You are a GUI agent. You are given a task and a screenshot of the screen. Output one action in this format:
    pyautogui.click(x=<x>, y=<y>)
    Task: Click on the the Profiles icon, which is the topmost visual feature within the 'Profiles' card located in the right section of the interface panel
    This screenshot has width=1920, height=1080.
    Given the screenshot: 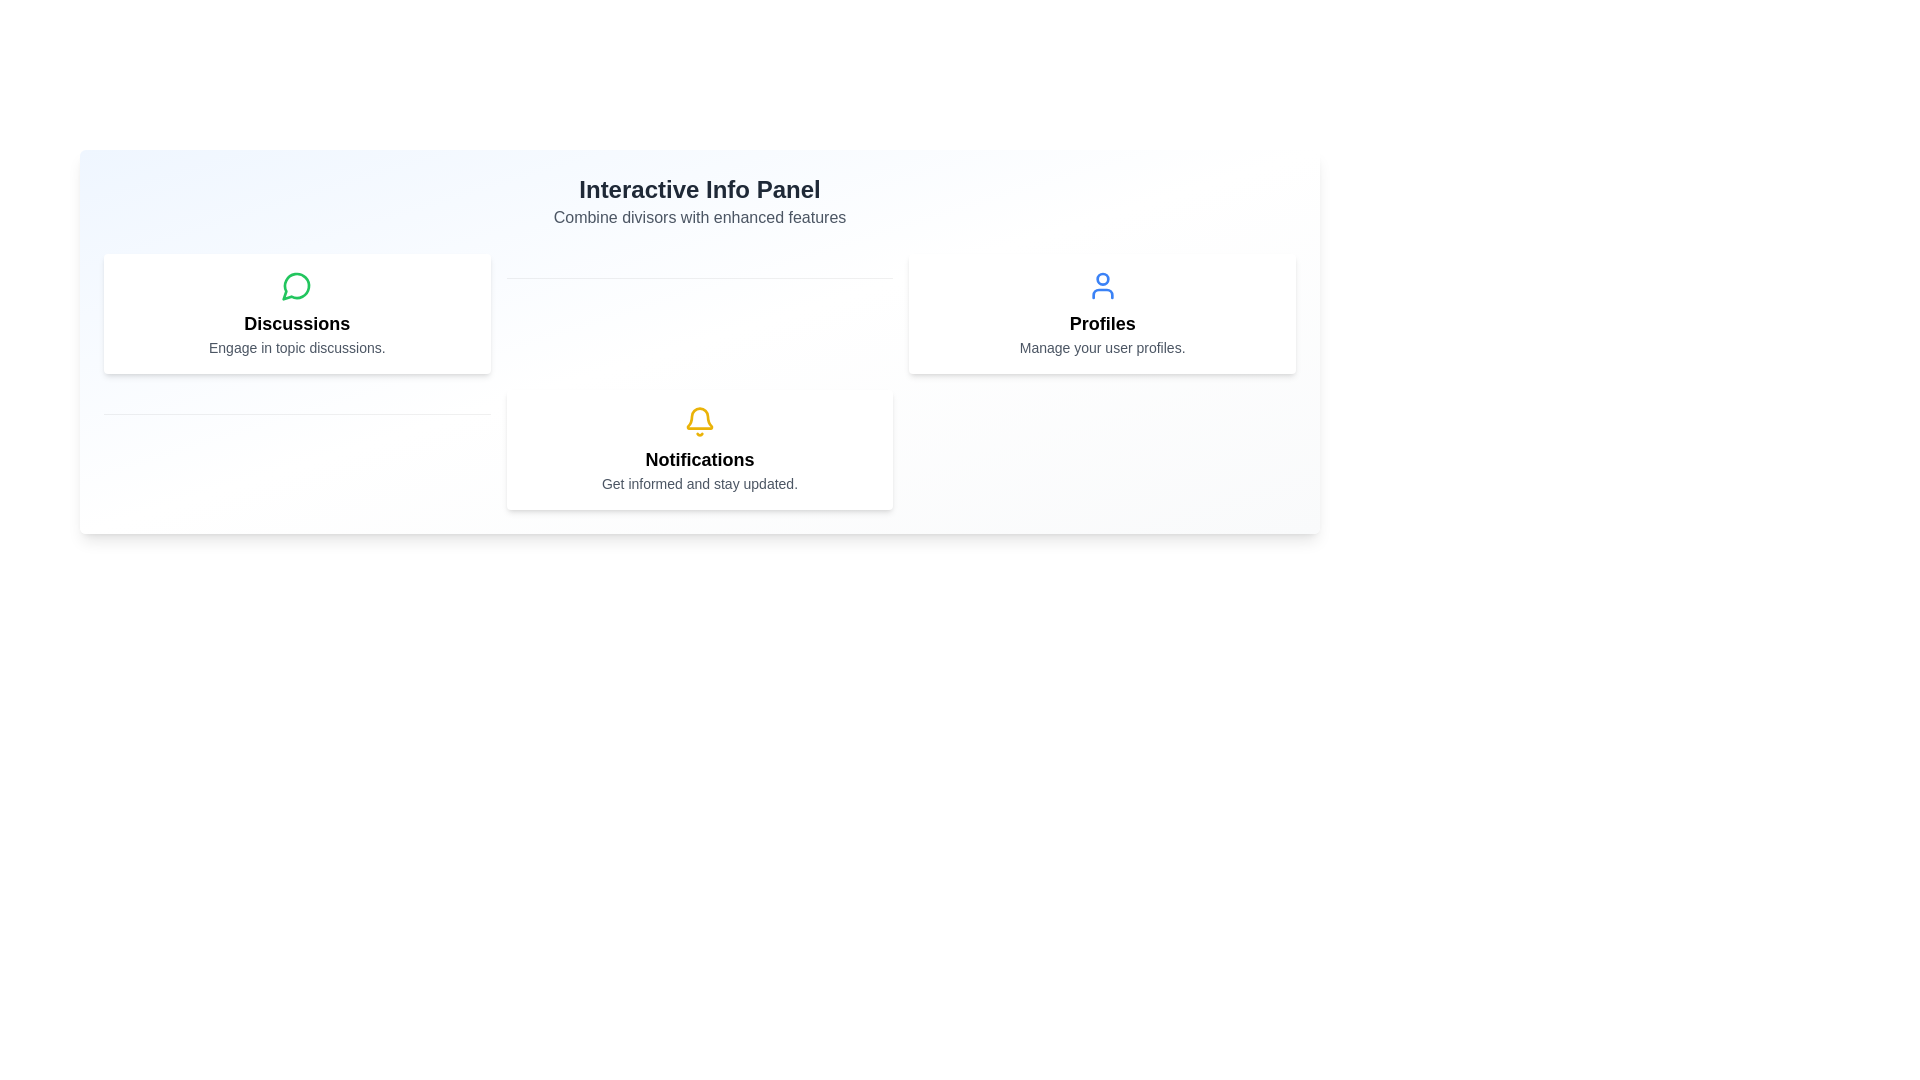 What is the action you would take?
    pyautogui.click(x=1101, y=285)
    